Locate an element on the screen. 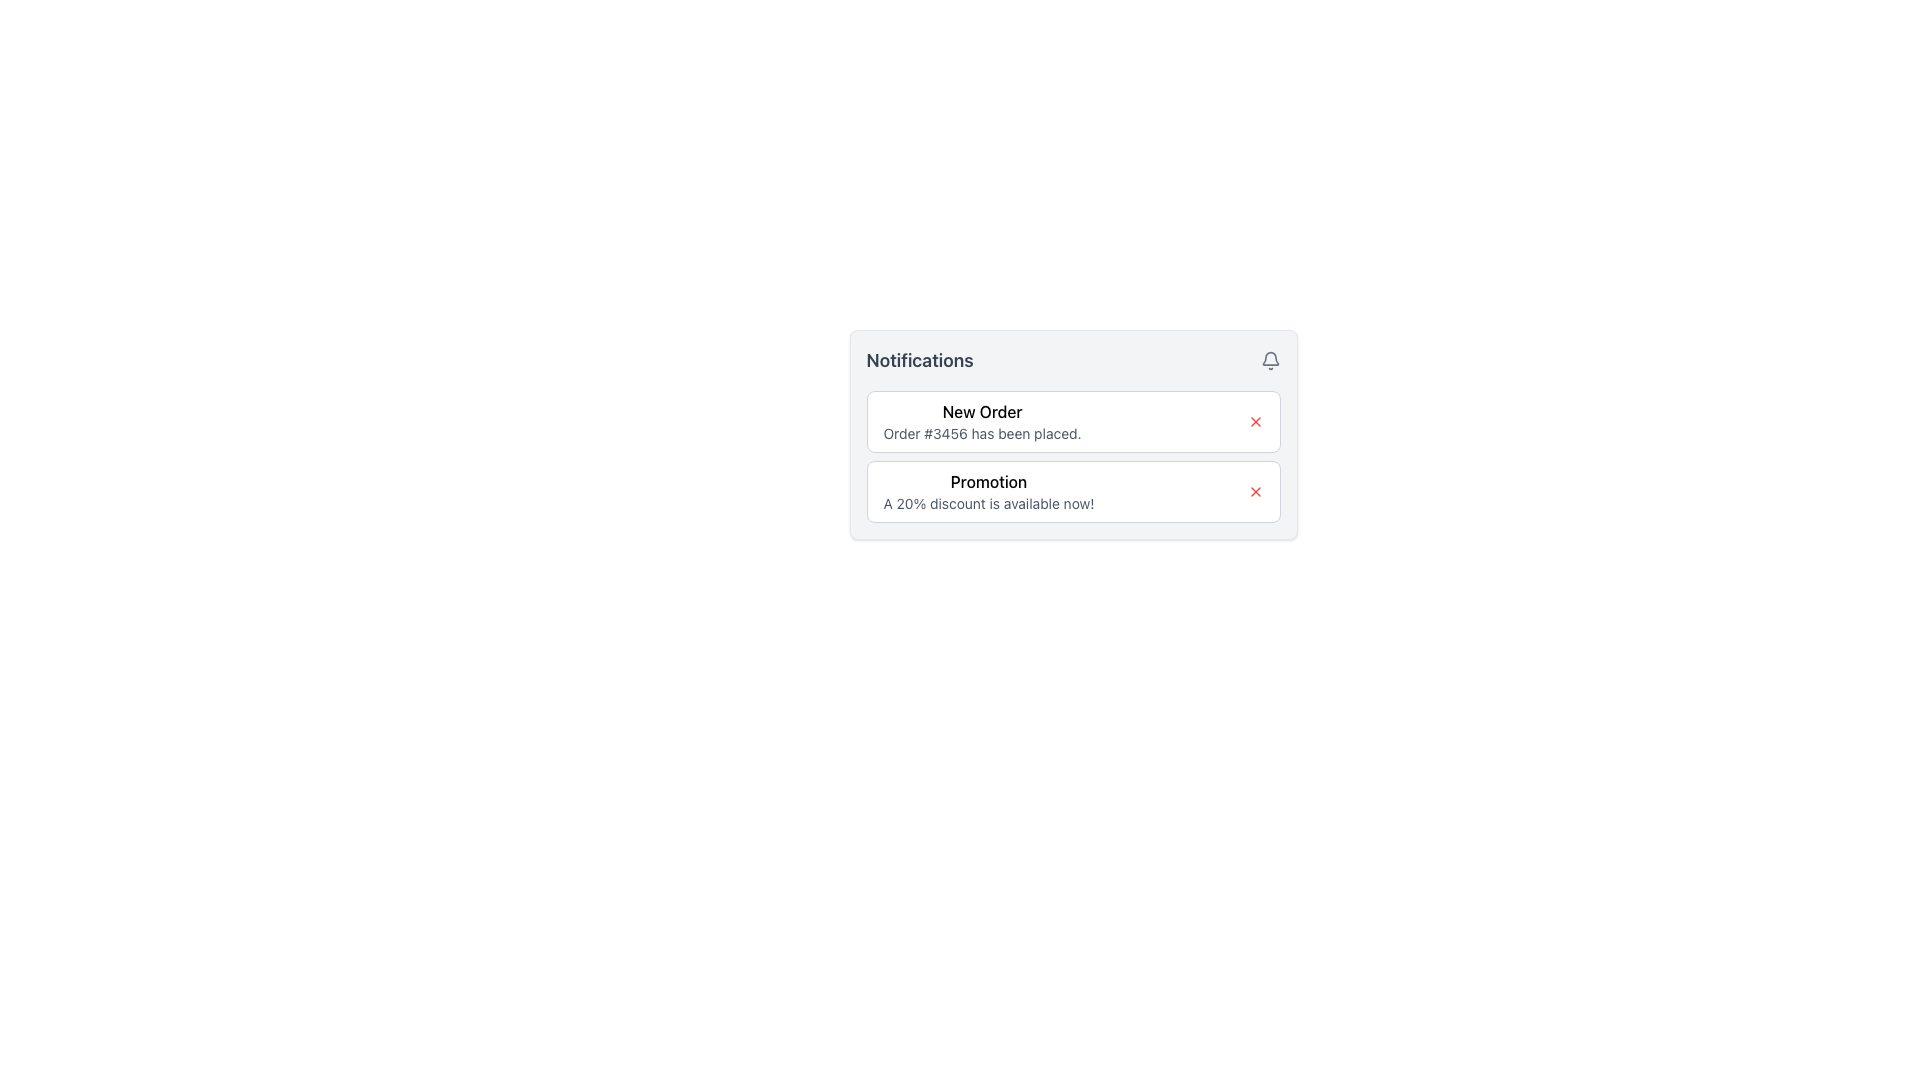  the Notification card that informs the user of a new order (Order #3456) placed, which is the first item in the vertical list of notifications is located at coordinates (1072, 420).